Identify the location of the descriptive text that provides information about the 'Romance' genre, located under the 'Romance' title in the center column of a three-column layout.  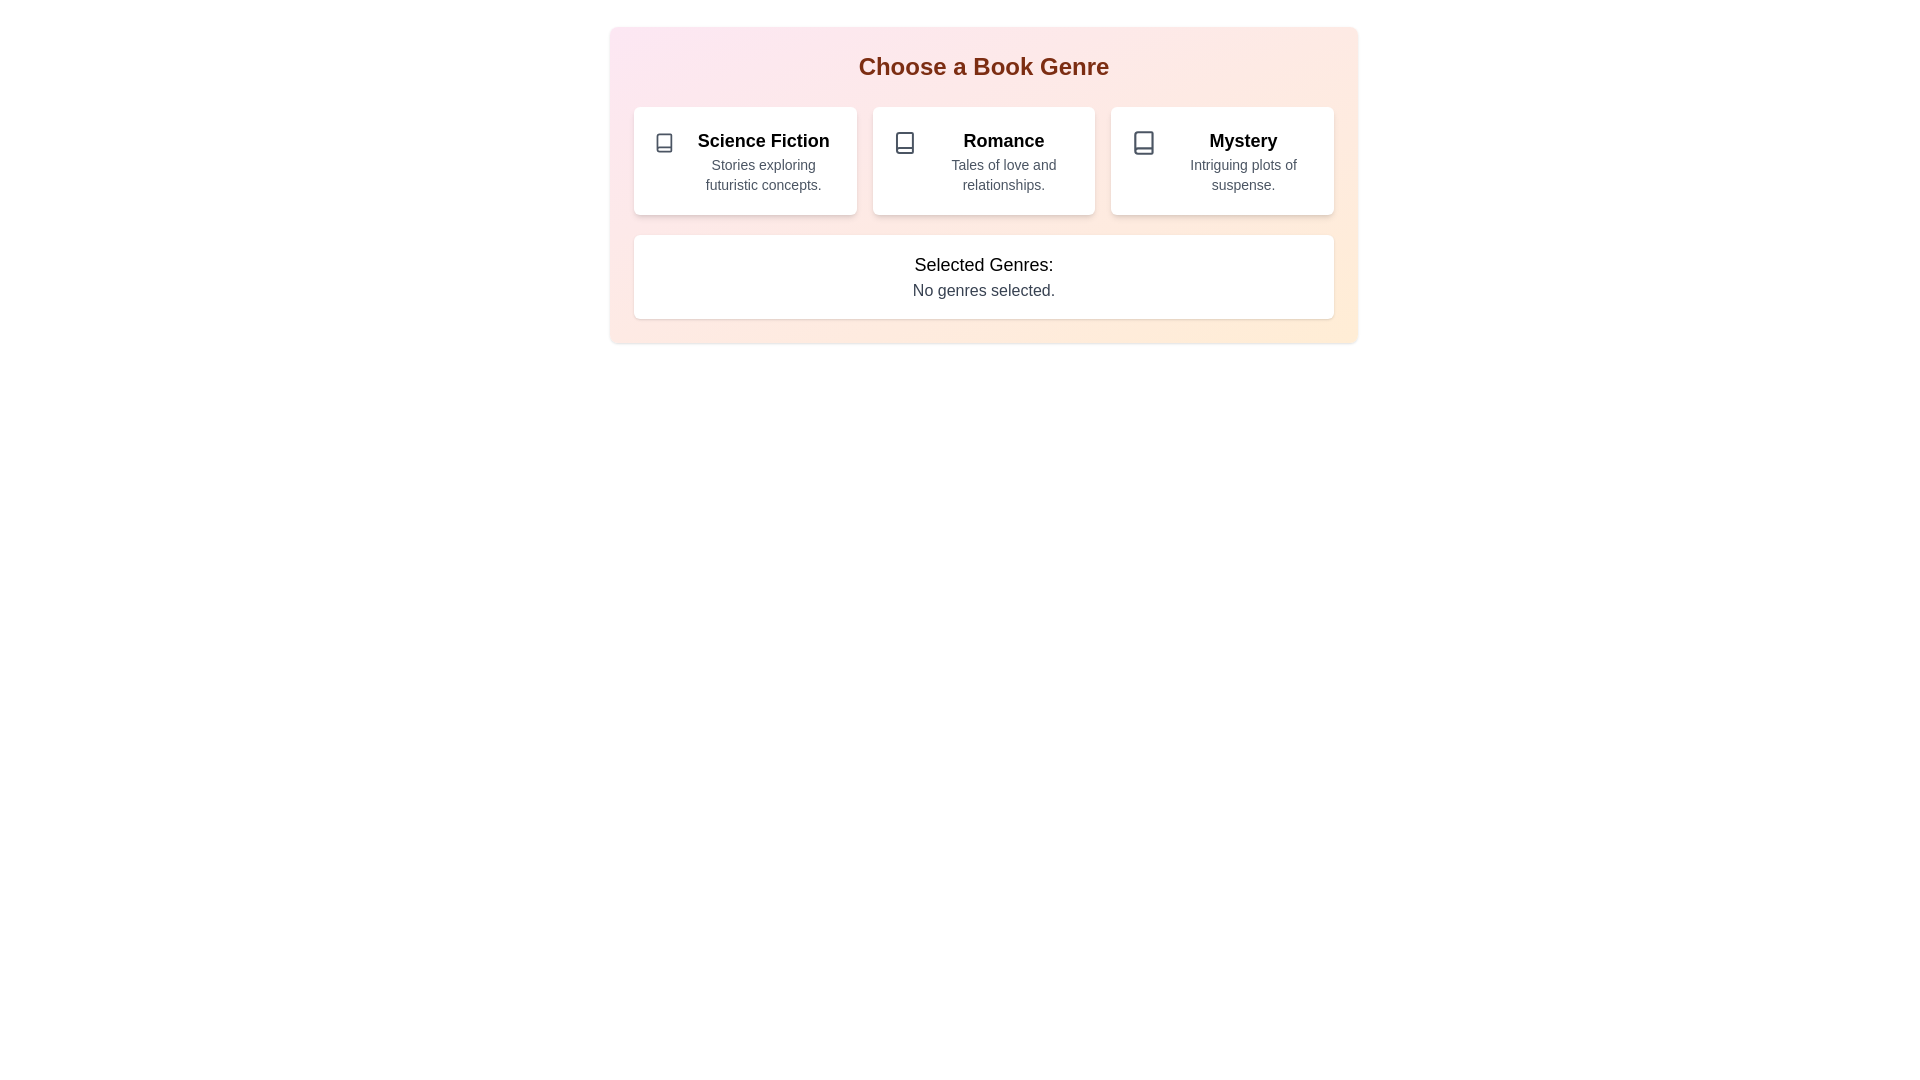
(1003, 173).